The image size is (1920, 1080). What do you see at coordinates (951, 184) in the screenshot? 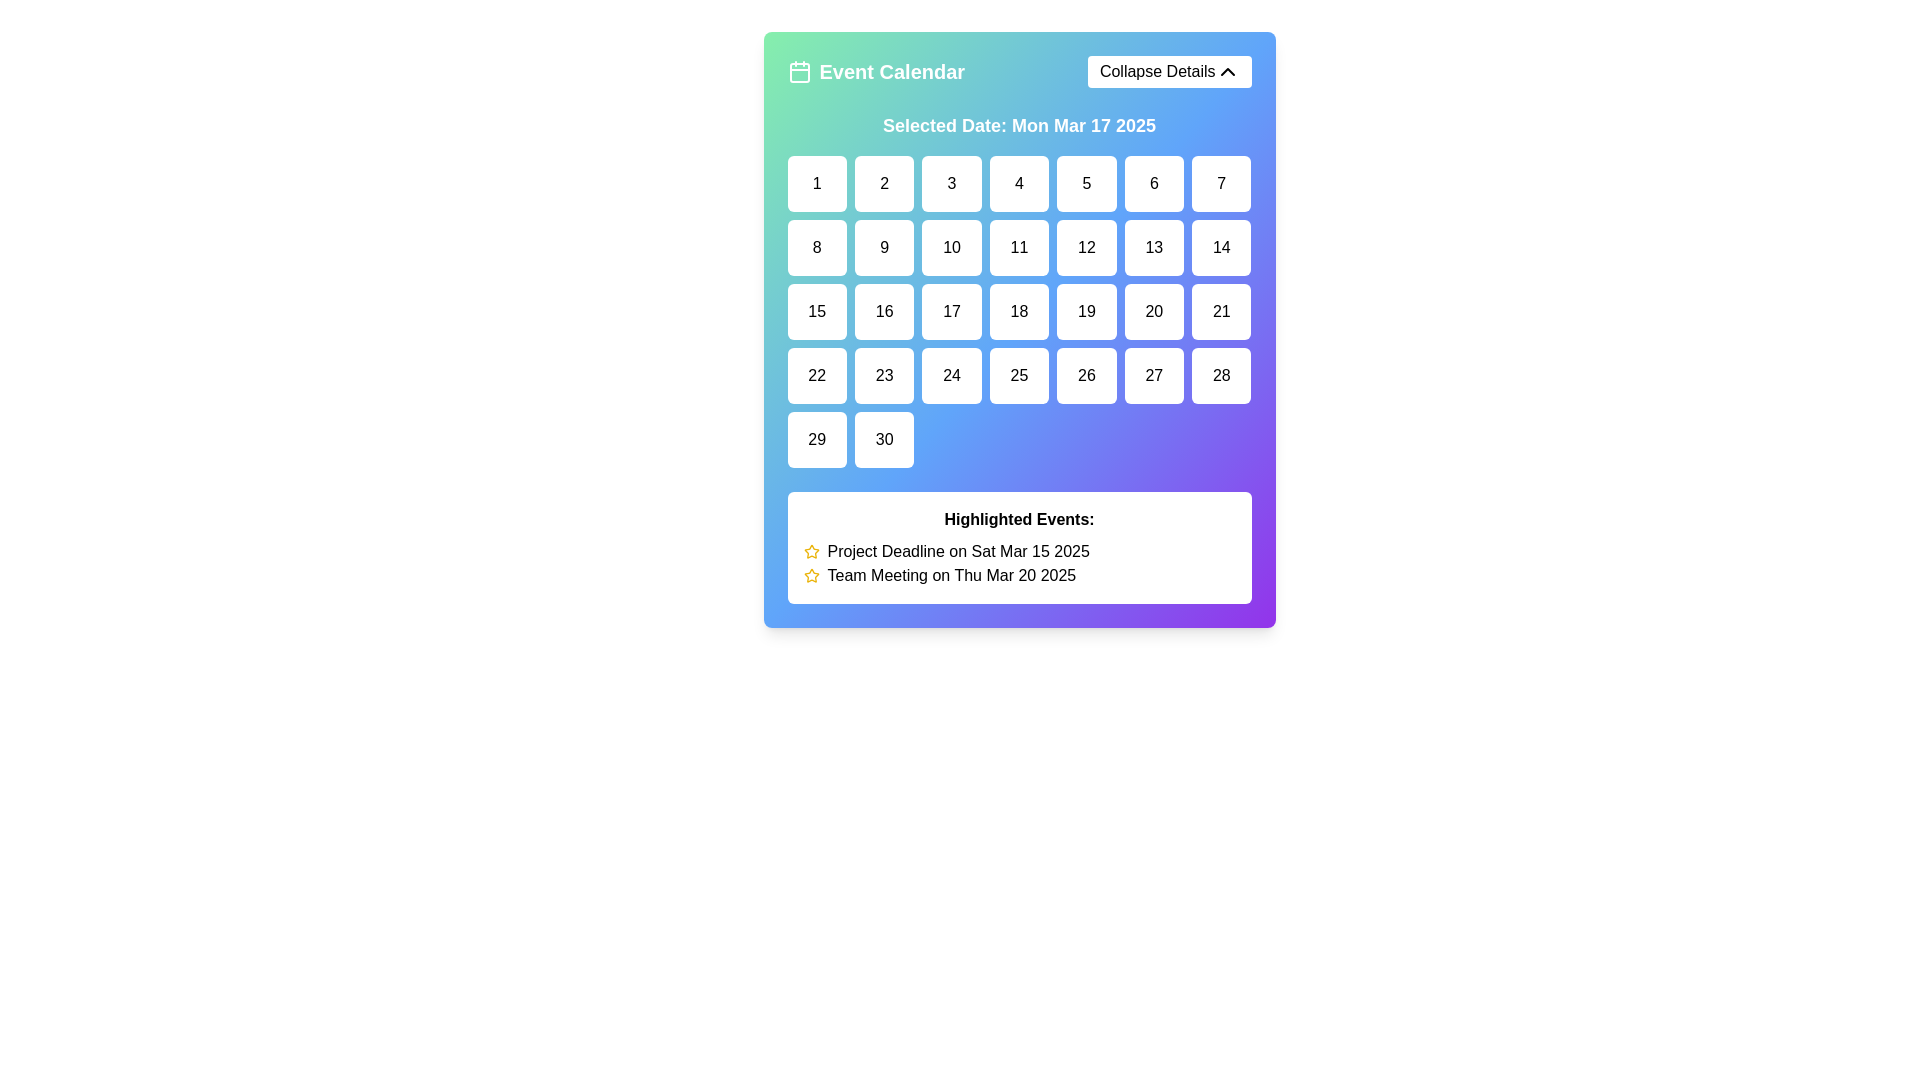
I see `the button representing the date '3' in the calendar interface to observe the hover effect` at bounding box center [951, 184].